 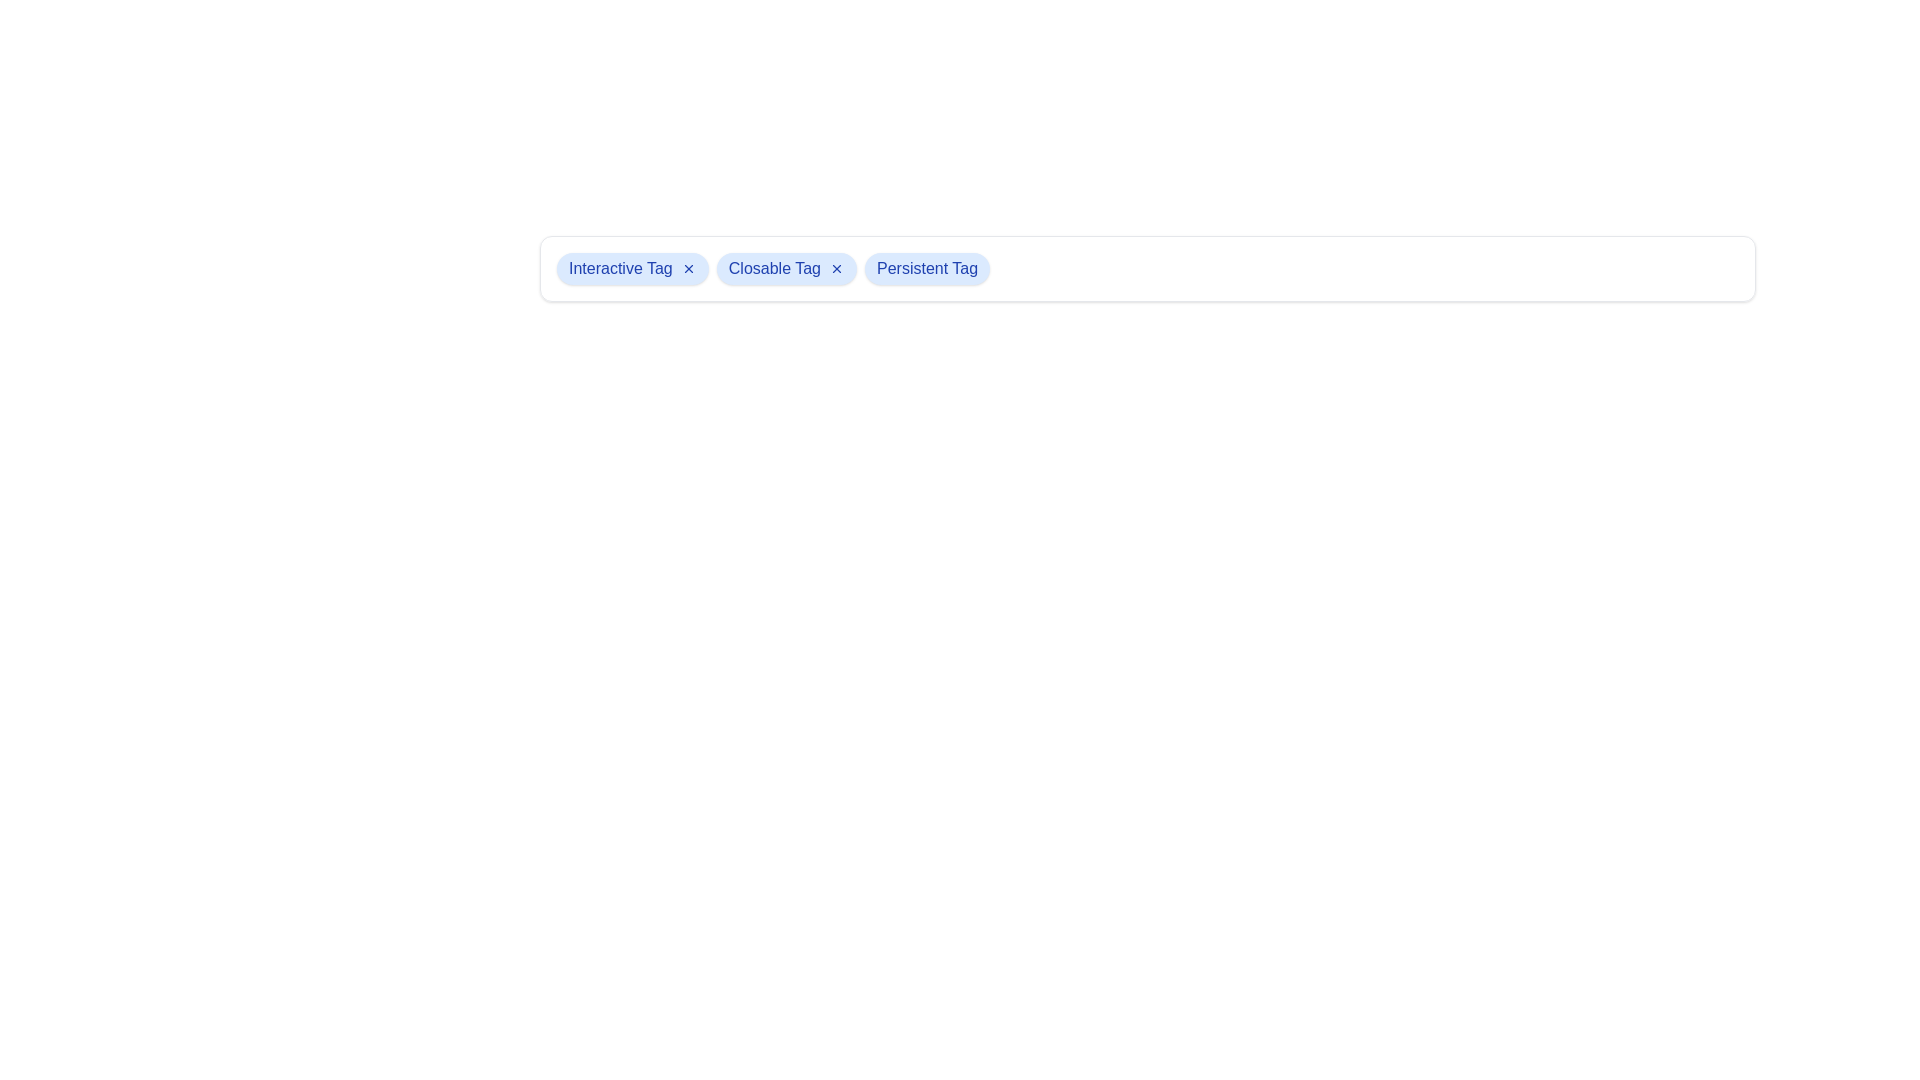 I want to click on the close button of the tag labeled 'Interactive Tag', so click(x=688, y=268).